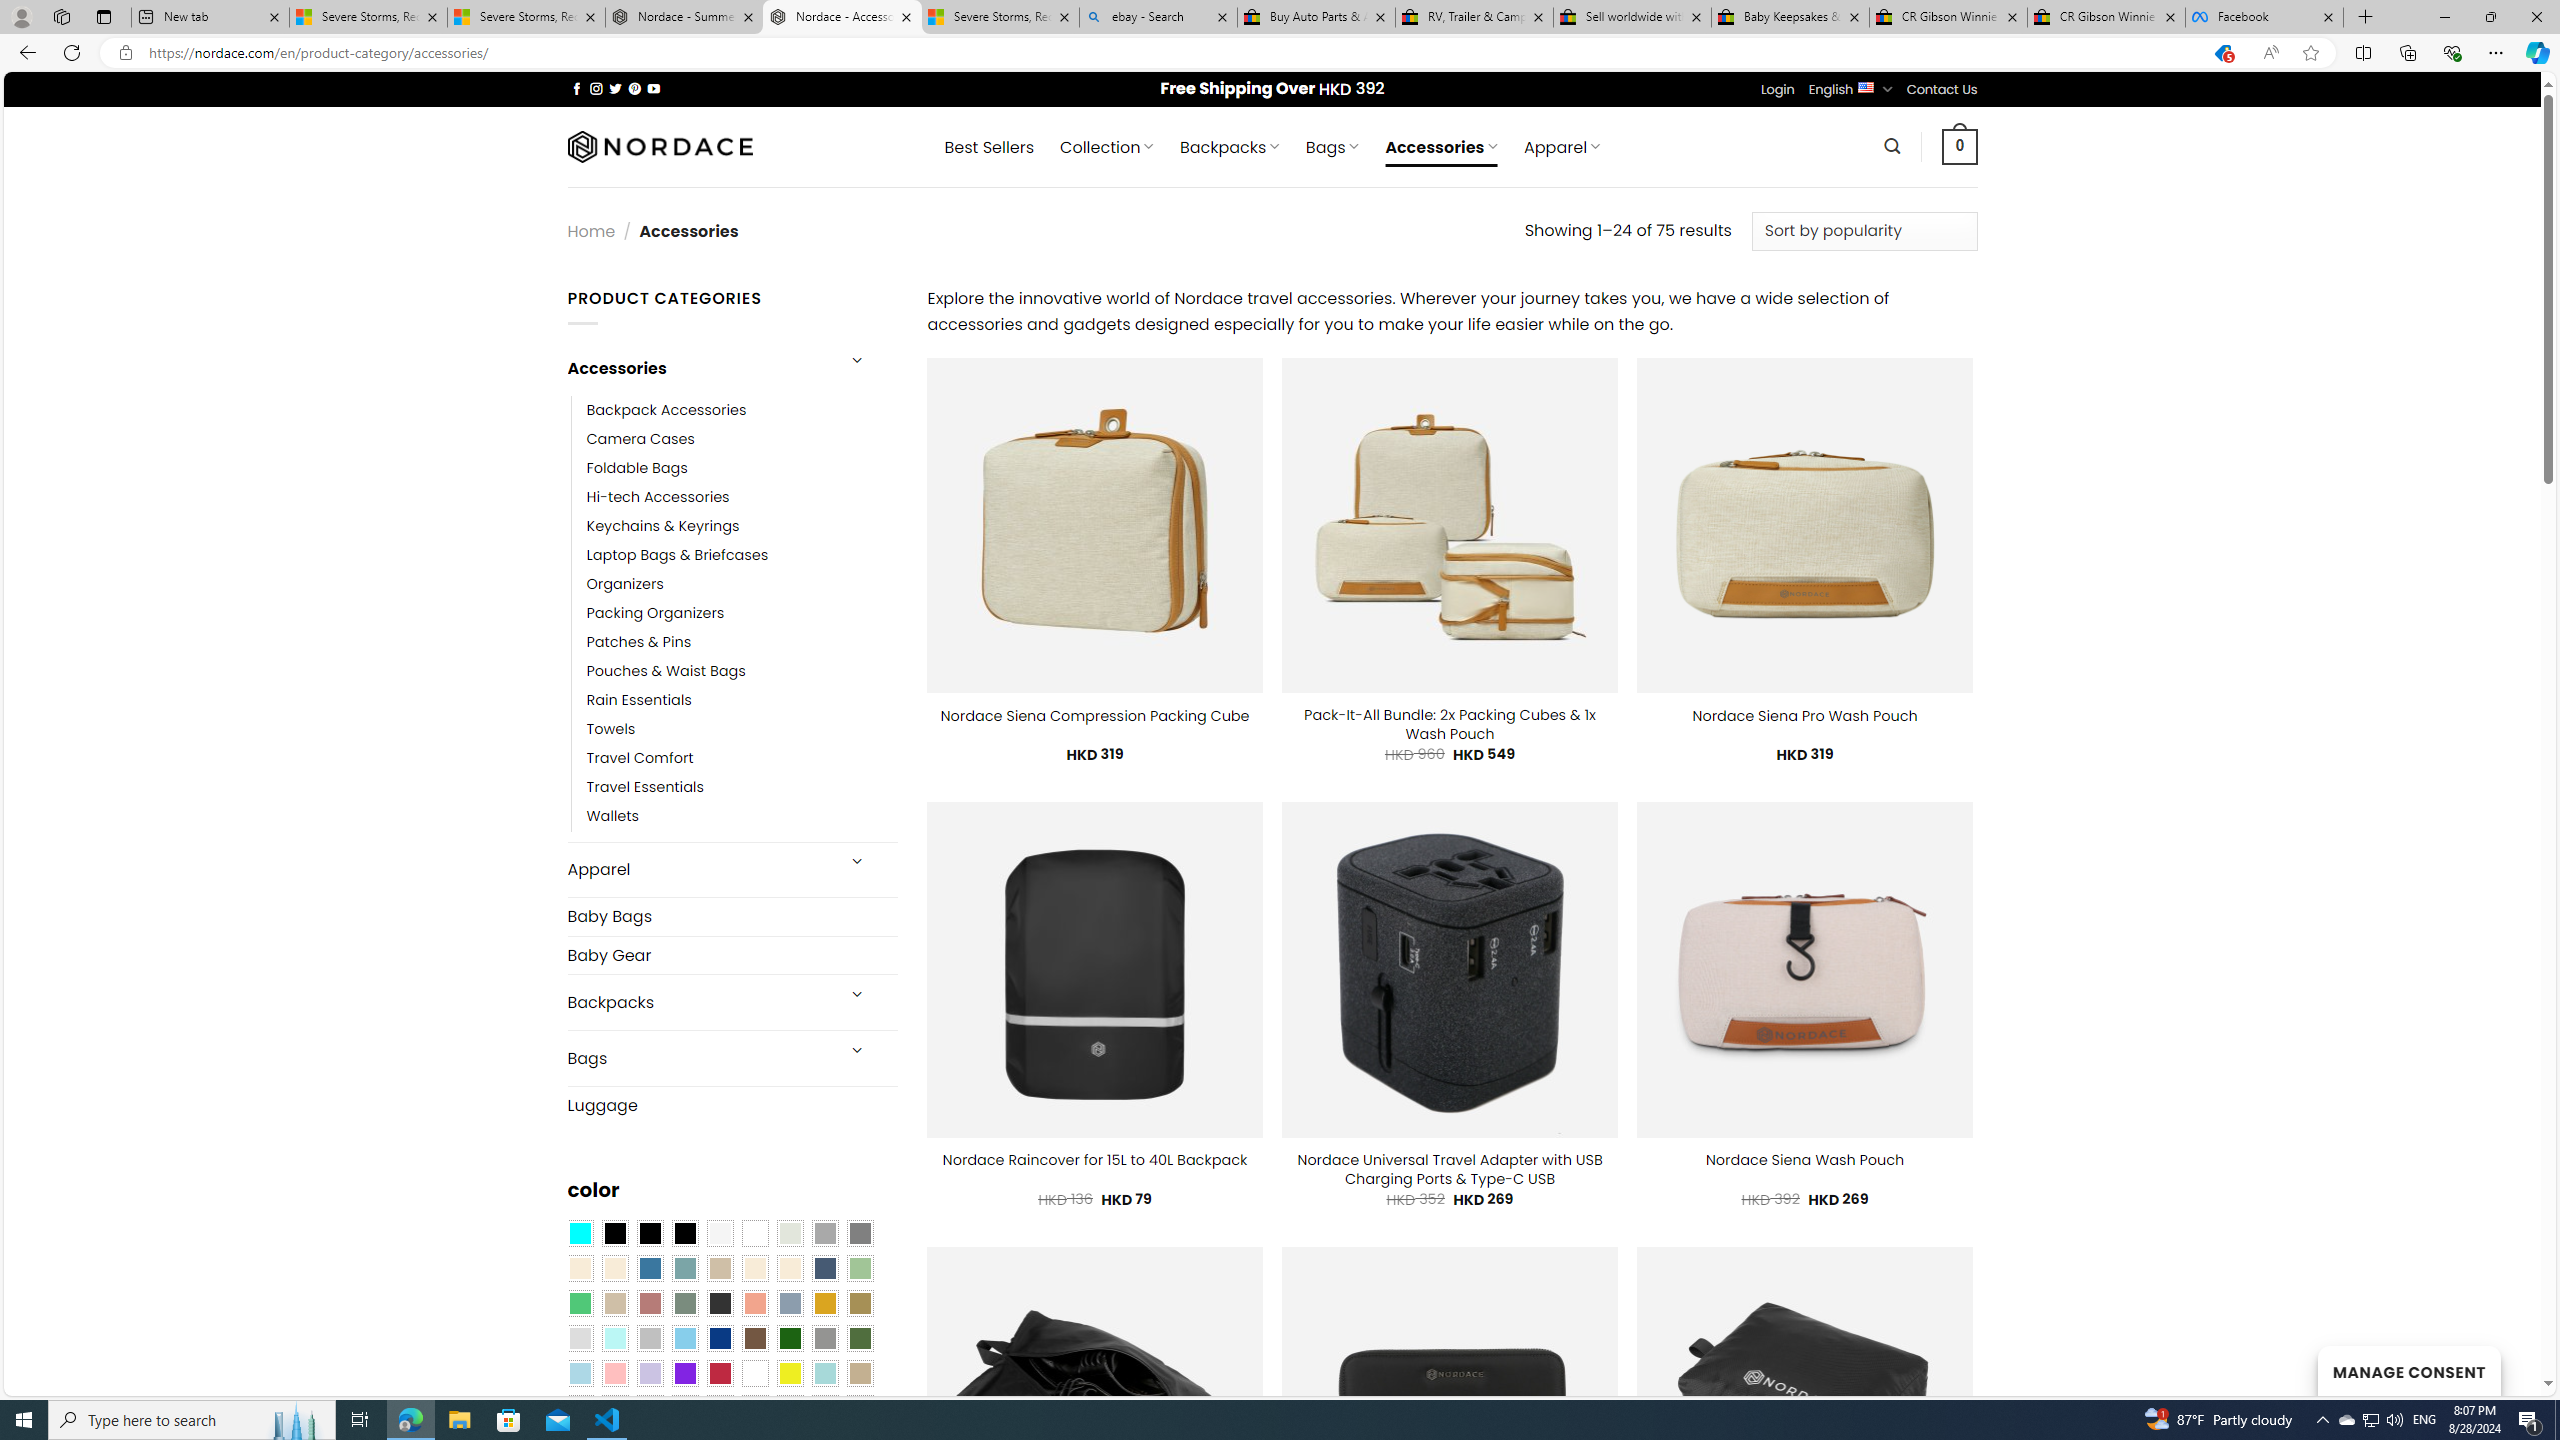 The height and width of the screenshot is (1440, 2560). I want to click on 'Packing Organizers', so click(655, 613).